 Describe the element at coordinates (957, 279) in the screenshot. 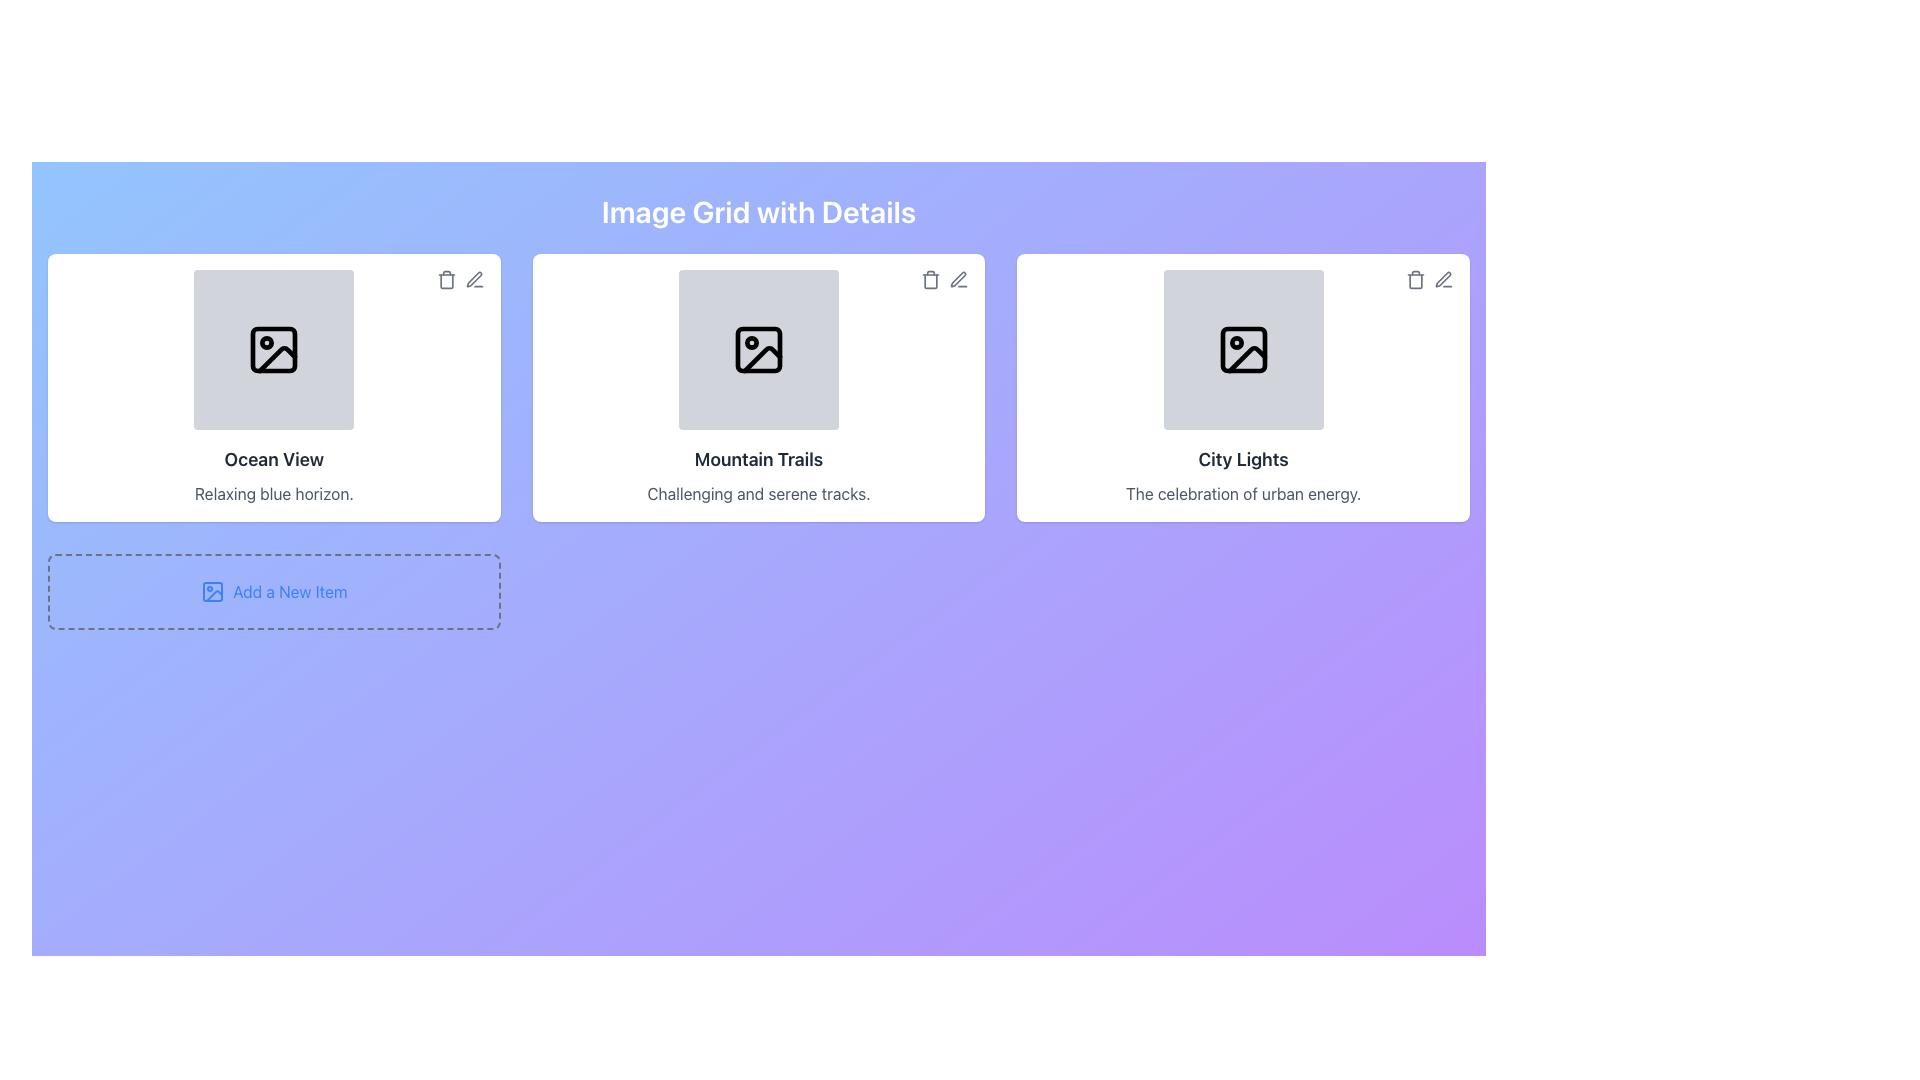

I see `the editing icon, which resembles a pen or pencil, located in the top right corner of the 'Mountain Trails' card, positioned to the right of the 'trash' icon` at that location.